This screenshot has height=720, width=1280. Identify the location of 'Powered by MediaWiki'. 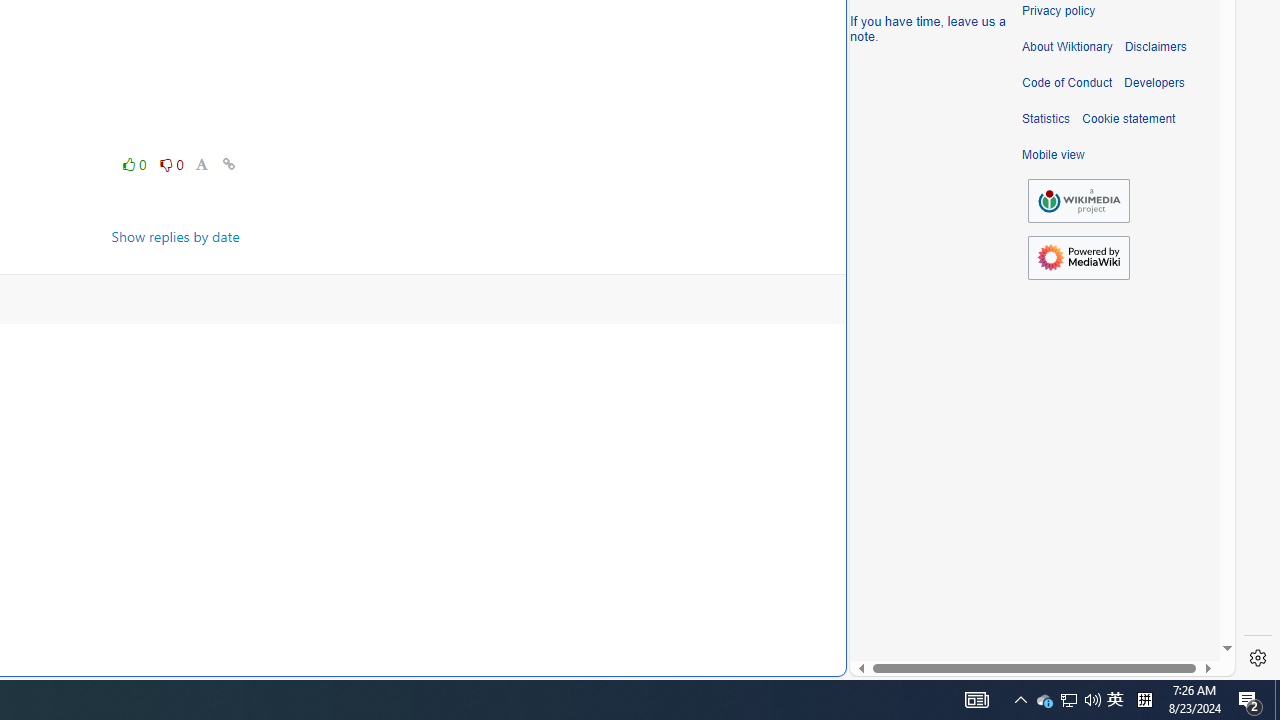
(1078, 256).